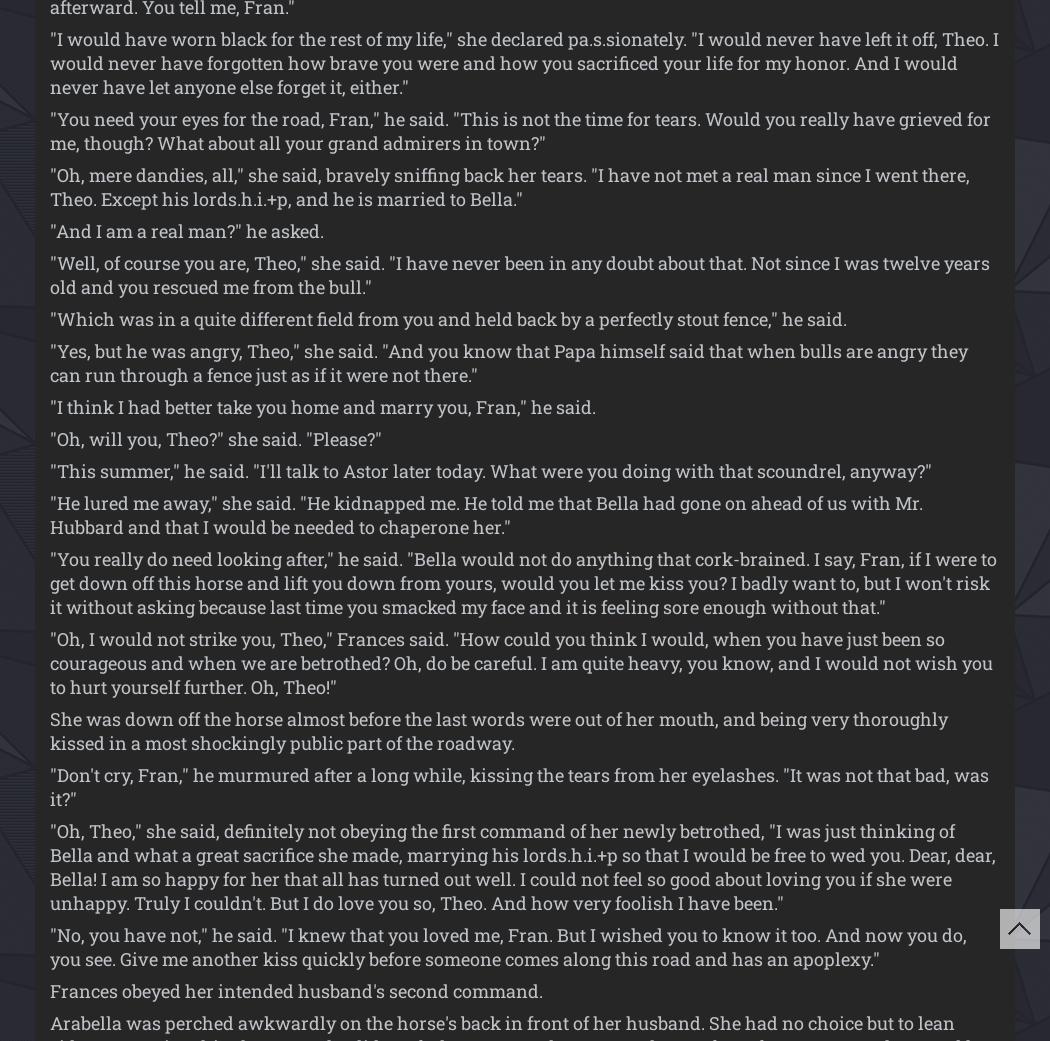  What do you see at coordinates (522, 865) in the screenshot?
I see `'"Oh, Theo," she said, definitely not obeying the first command of her newly betrothed, "I was just thinking of Bella and what a great sacrifice she made, marrying his lords.h.i.+p so that I would be free to wed you. Dear, dear, Bella! I am so happy for her that all has turned out well. I could not feel so good about loving you if she were unhappy. Truly I couldn't. But I do love you so, Theo. And how very foolish I have been."'` at bounding box center [522, 865].